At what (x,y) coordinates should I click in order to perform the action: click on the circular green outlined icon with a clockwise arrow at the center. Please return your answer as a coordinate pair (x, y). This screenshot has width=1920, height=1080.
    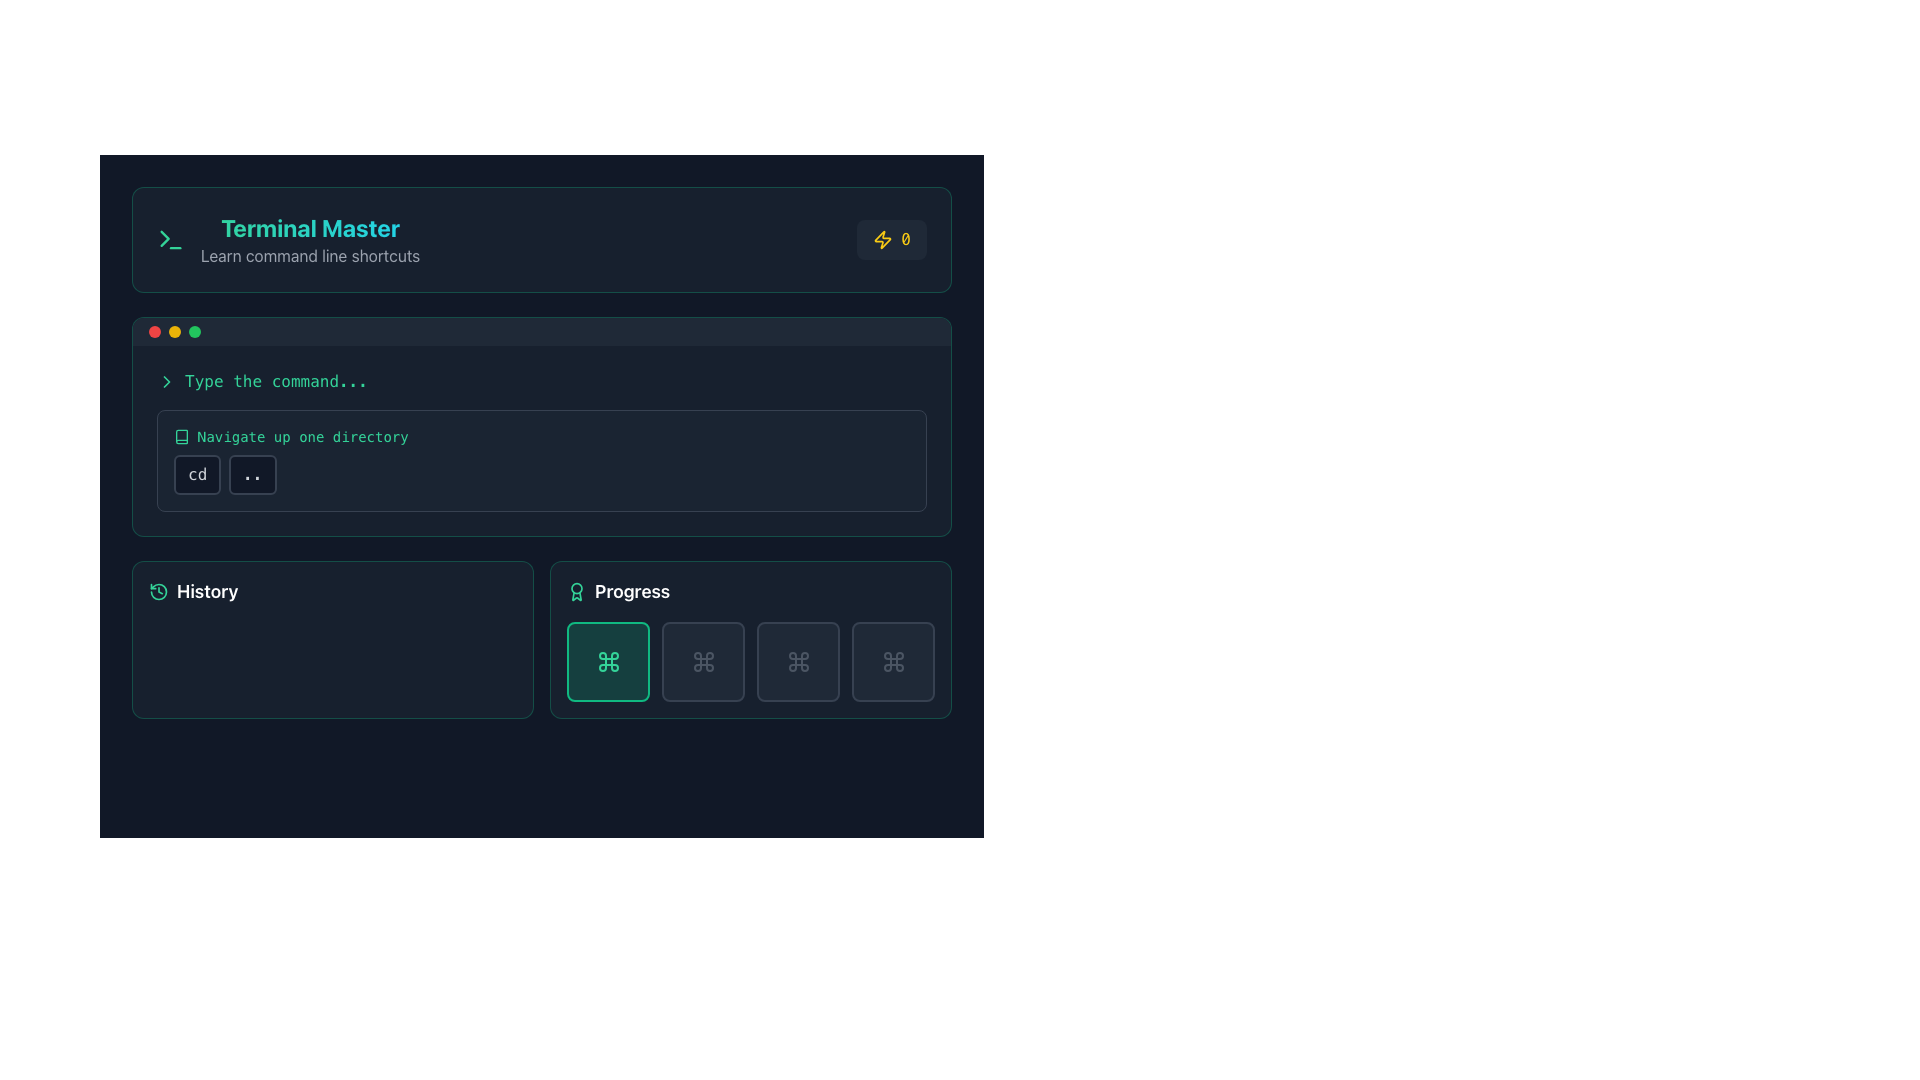
    Looking at the image, I should click on (157, 590).